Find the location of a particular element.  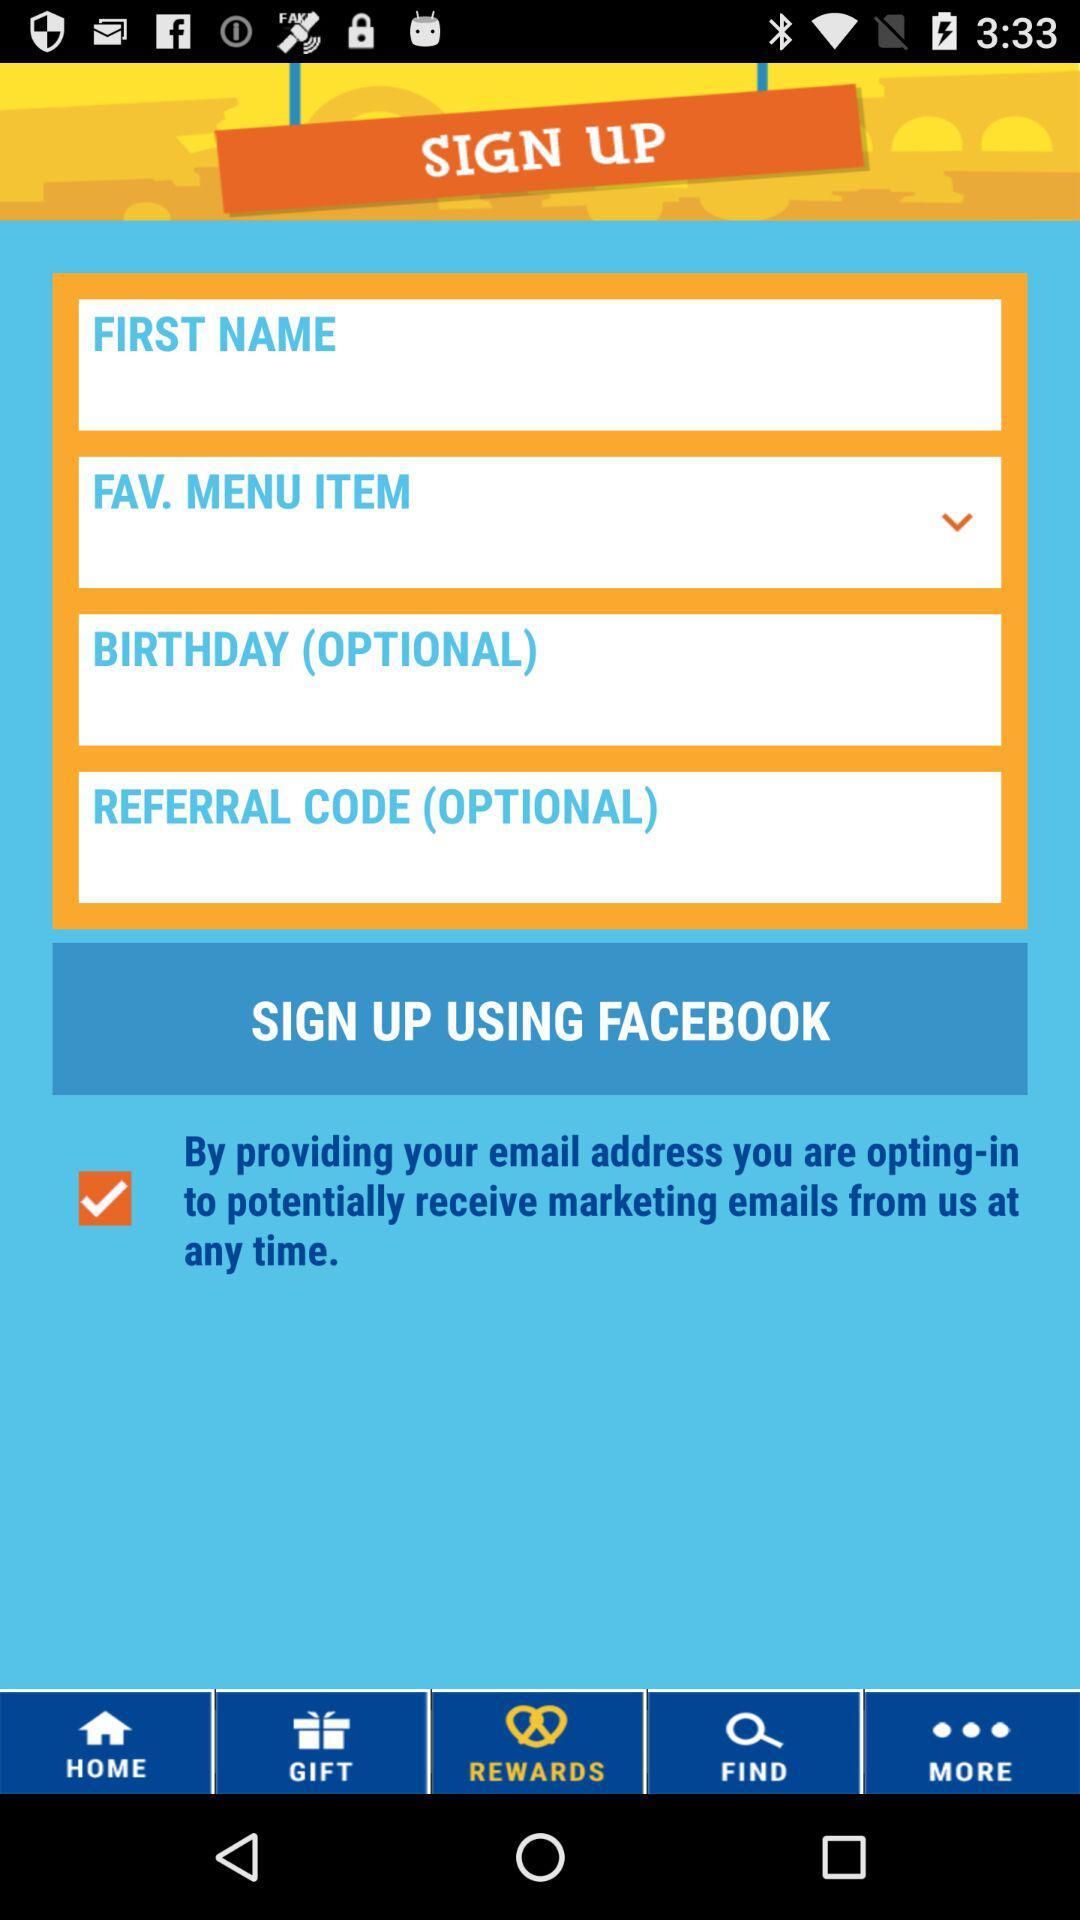

the icon next to the fav. menu item is located at coordinates (956, 522).